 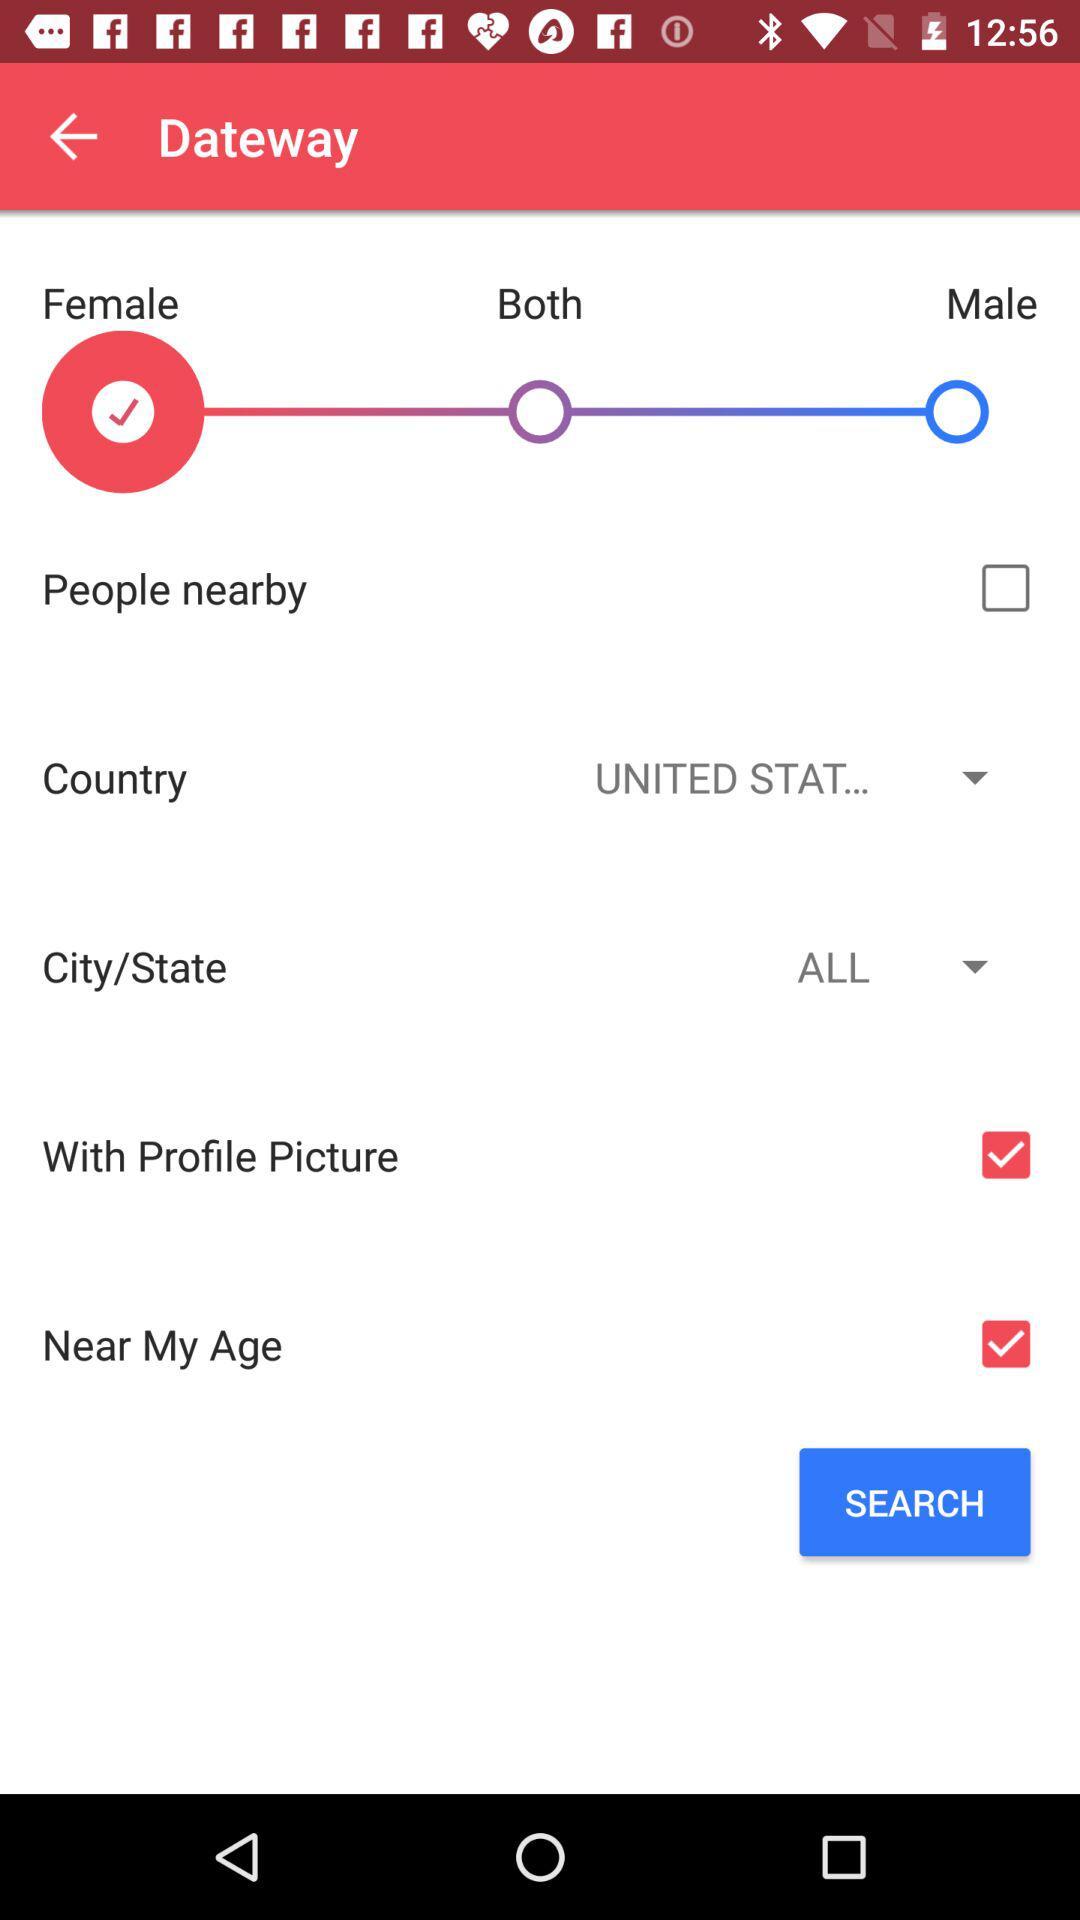 What do you see at coordinates (72, 135) in the screenshot?
I see `the item next to dateway app` at bounding box center [72, 135].